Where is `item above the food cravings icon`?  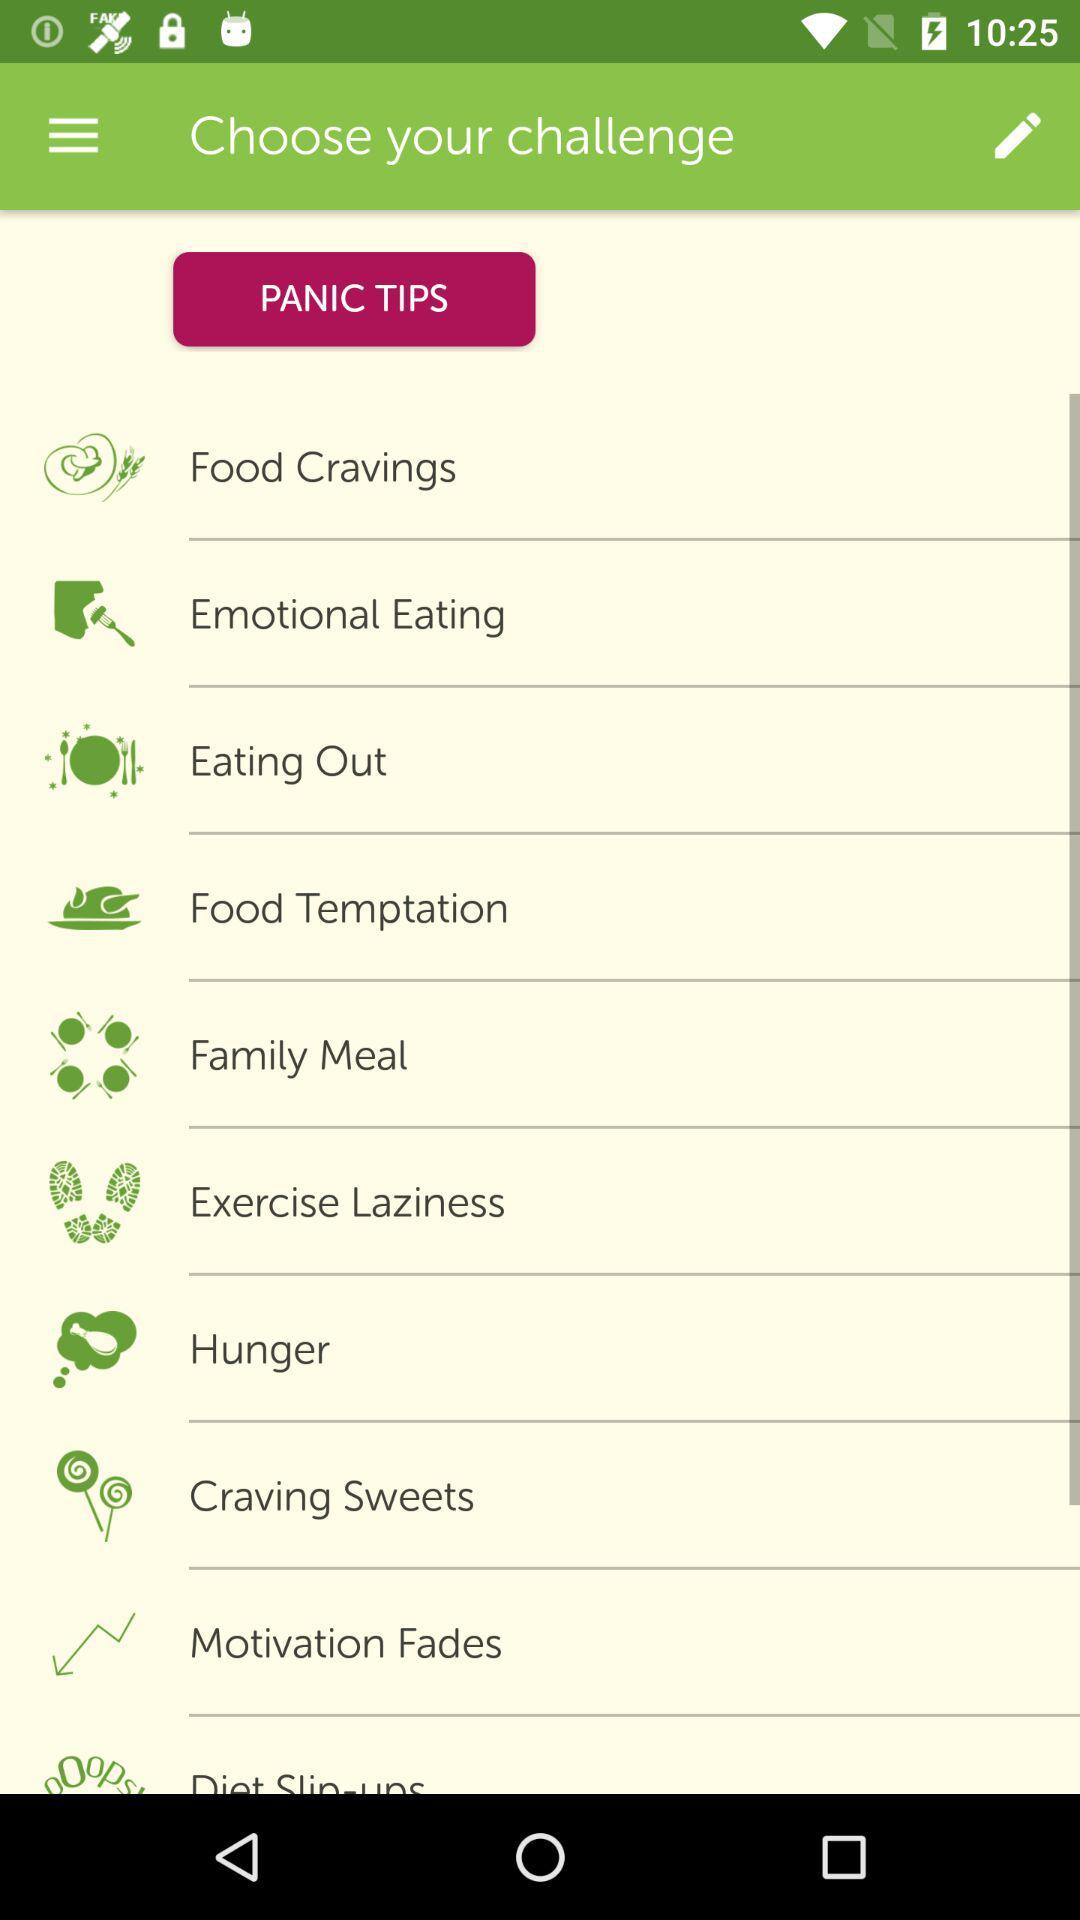 item above the food cravings icon is located at coordinates (1017, 135).